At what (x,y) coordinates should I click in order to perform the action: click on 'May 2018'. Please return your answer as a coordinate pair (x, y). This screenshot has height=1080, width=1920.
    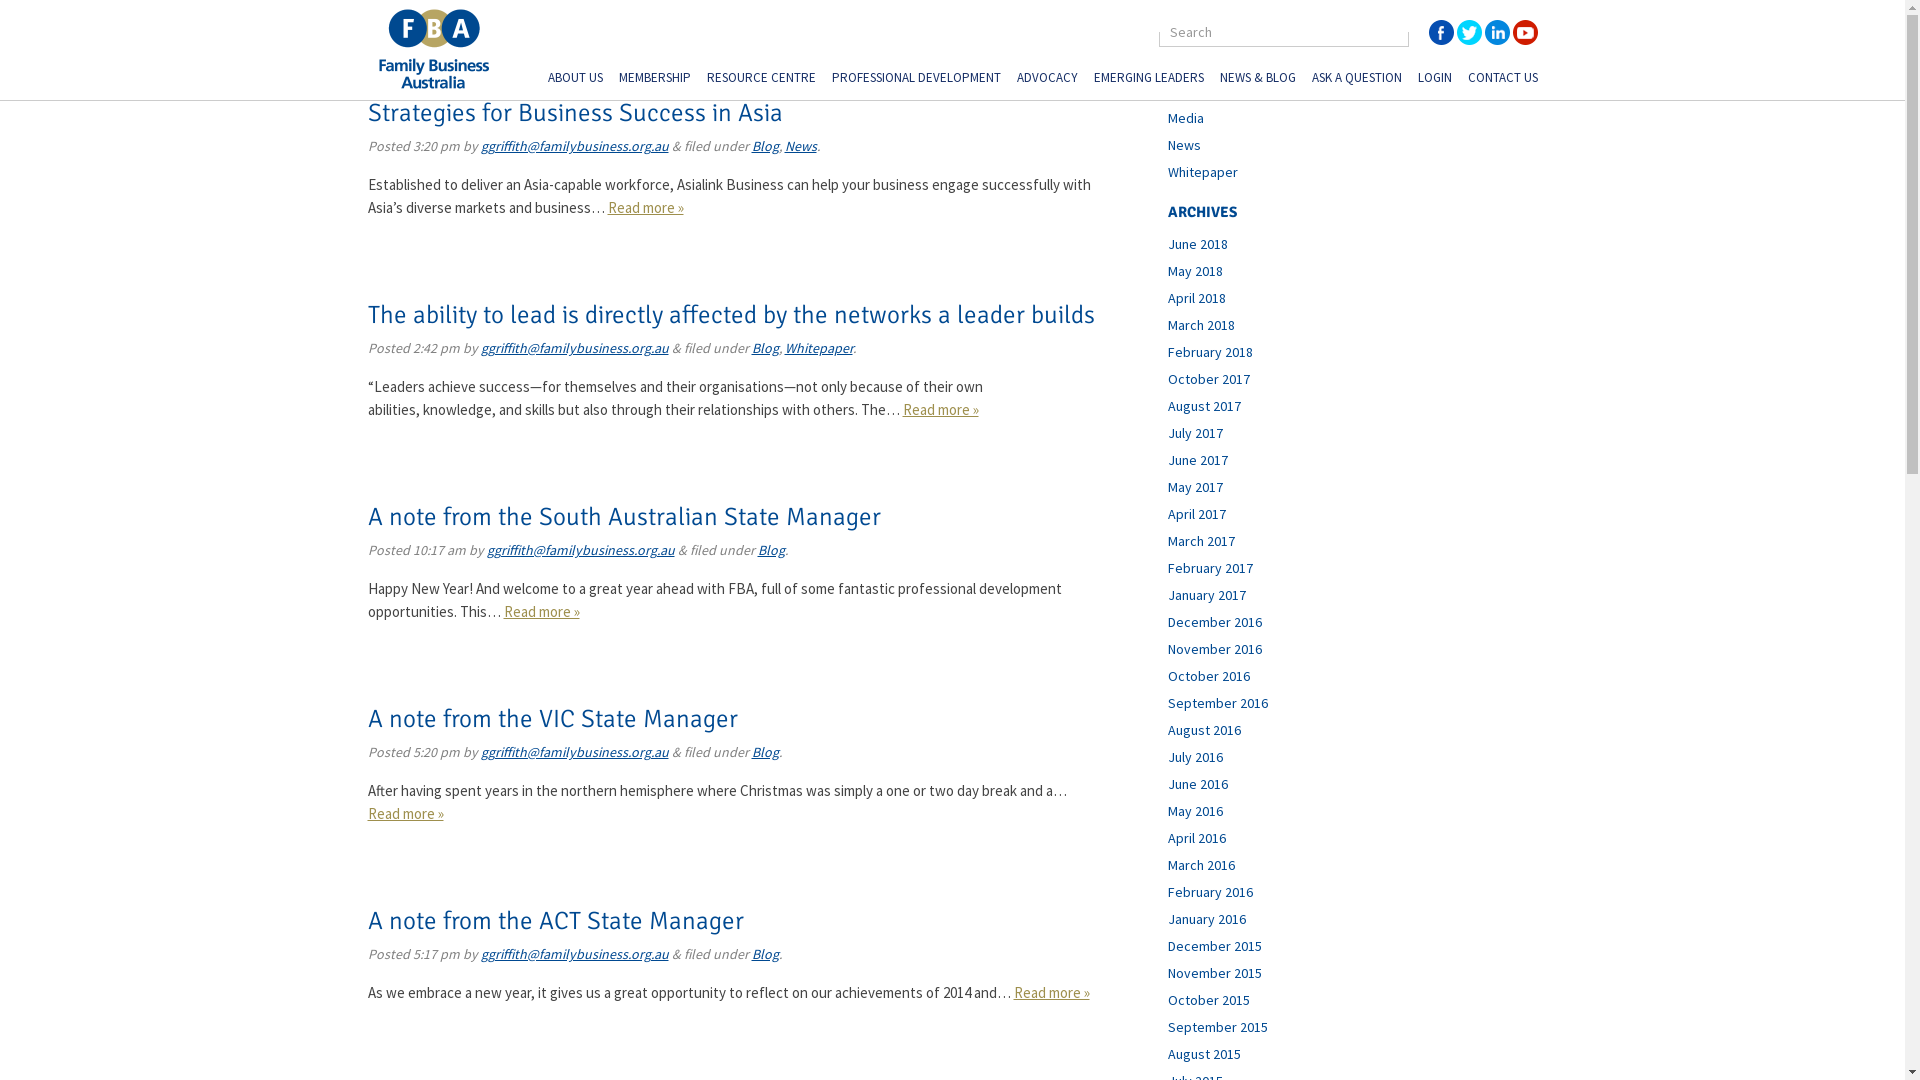
    Looking at the image, I should click on (1195, 270).